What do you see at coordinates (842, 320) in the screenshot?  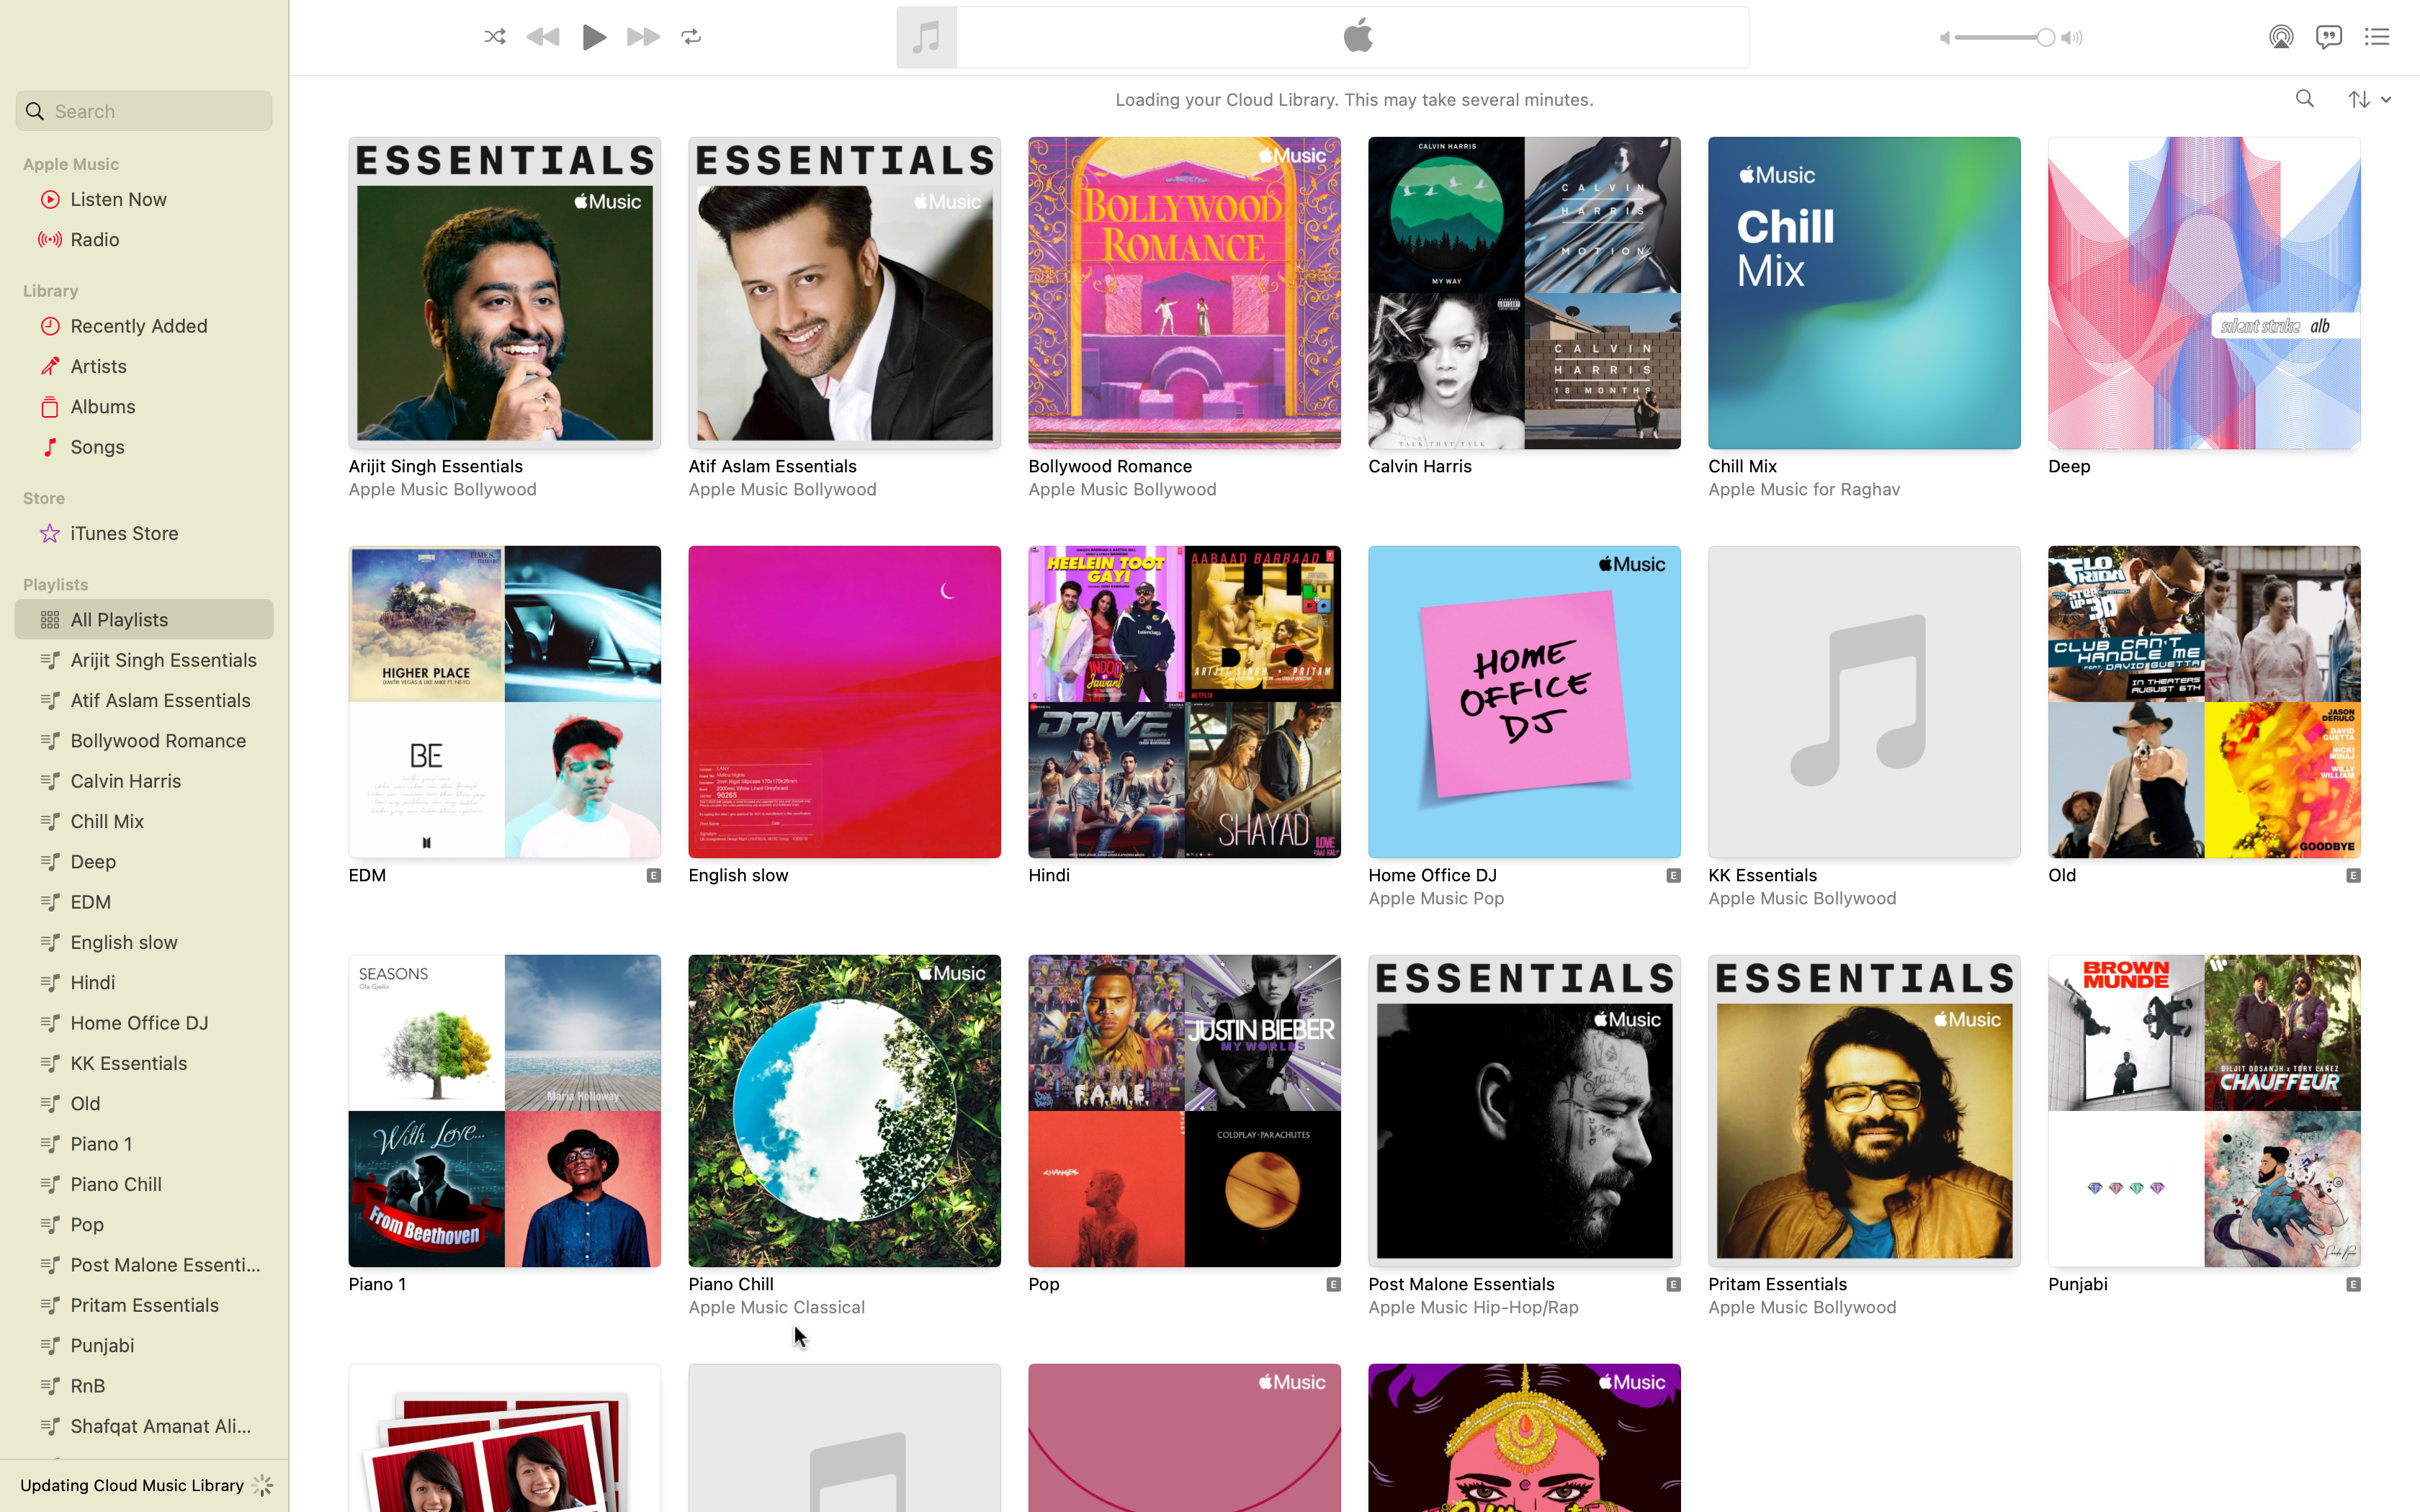 I see `Go to and click the playlist Atif` at bounding box center [842, 320].